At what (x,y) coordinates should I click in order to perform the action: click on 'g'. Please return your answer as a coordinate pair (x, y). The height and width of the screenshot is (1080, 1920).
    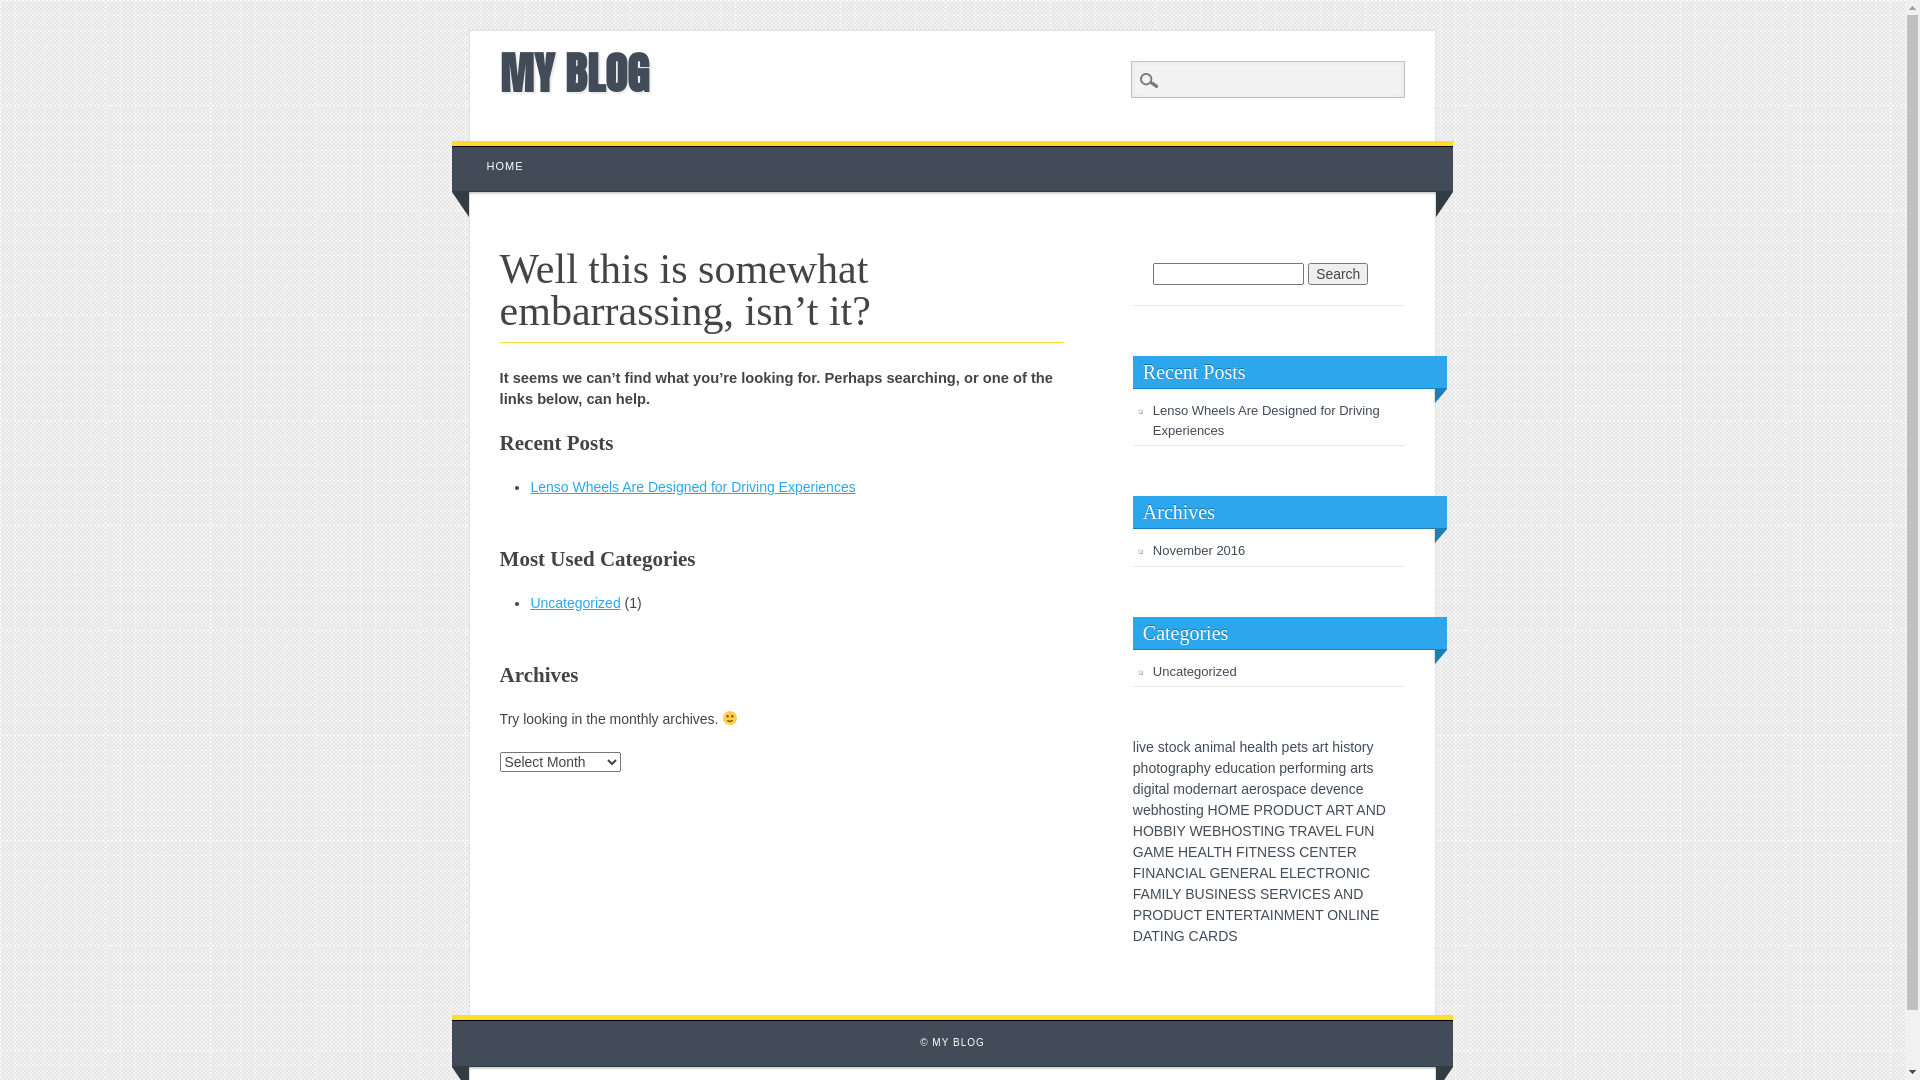
    Looking at the image, I should click on (1171, 766).